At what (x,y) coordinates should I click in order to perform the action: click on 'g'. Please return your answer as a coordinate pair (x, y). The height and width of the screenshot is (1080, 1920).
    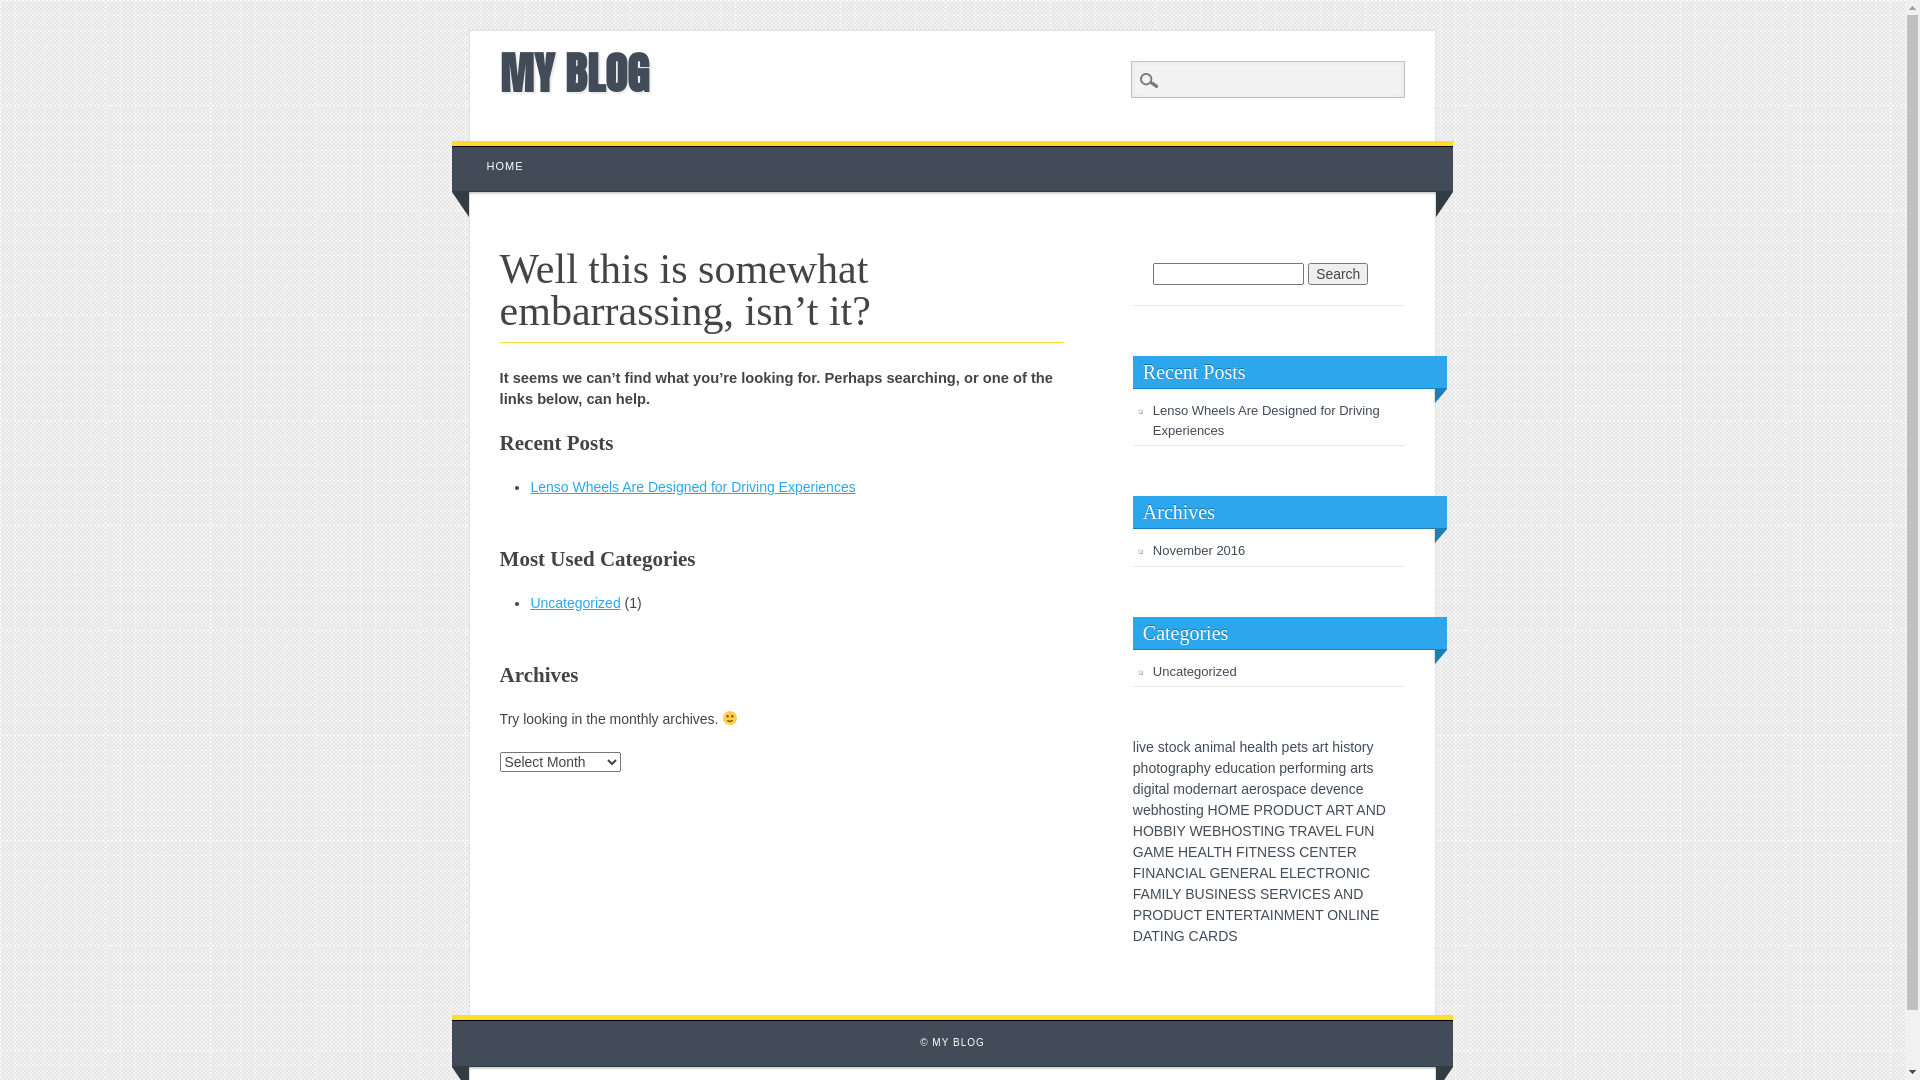
    Looking at the image, I should click on (1171, 766).